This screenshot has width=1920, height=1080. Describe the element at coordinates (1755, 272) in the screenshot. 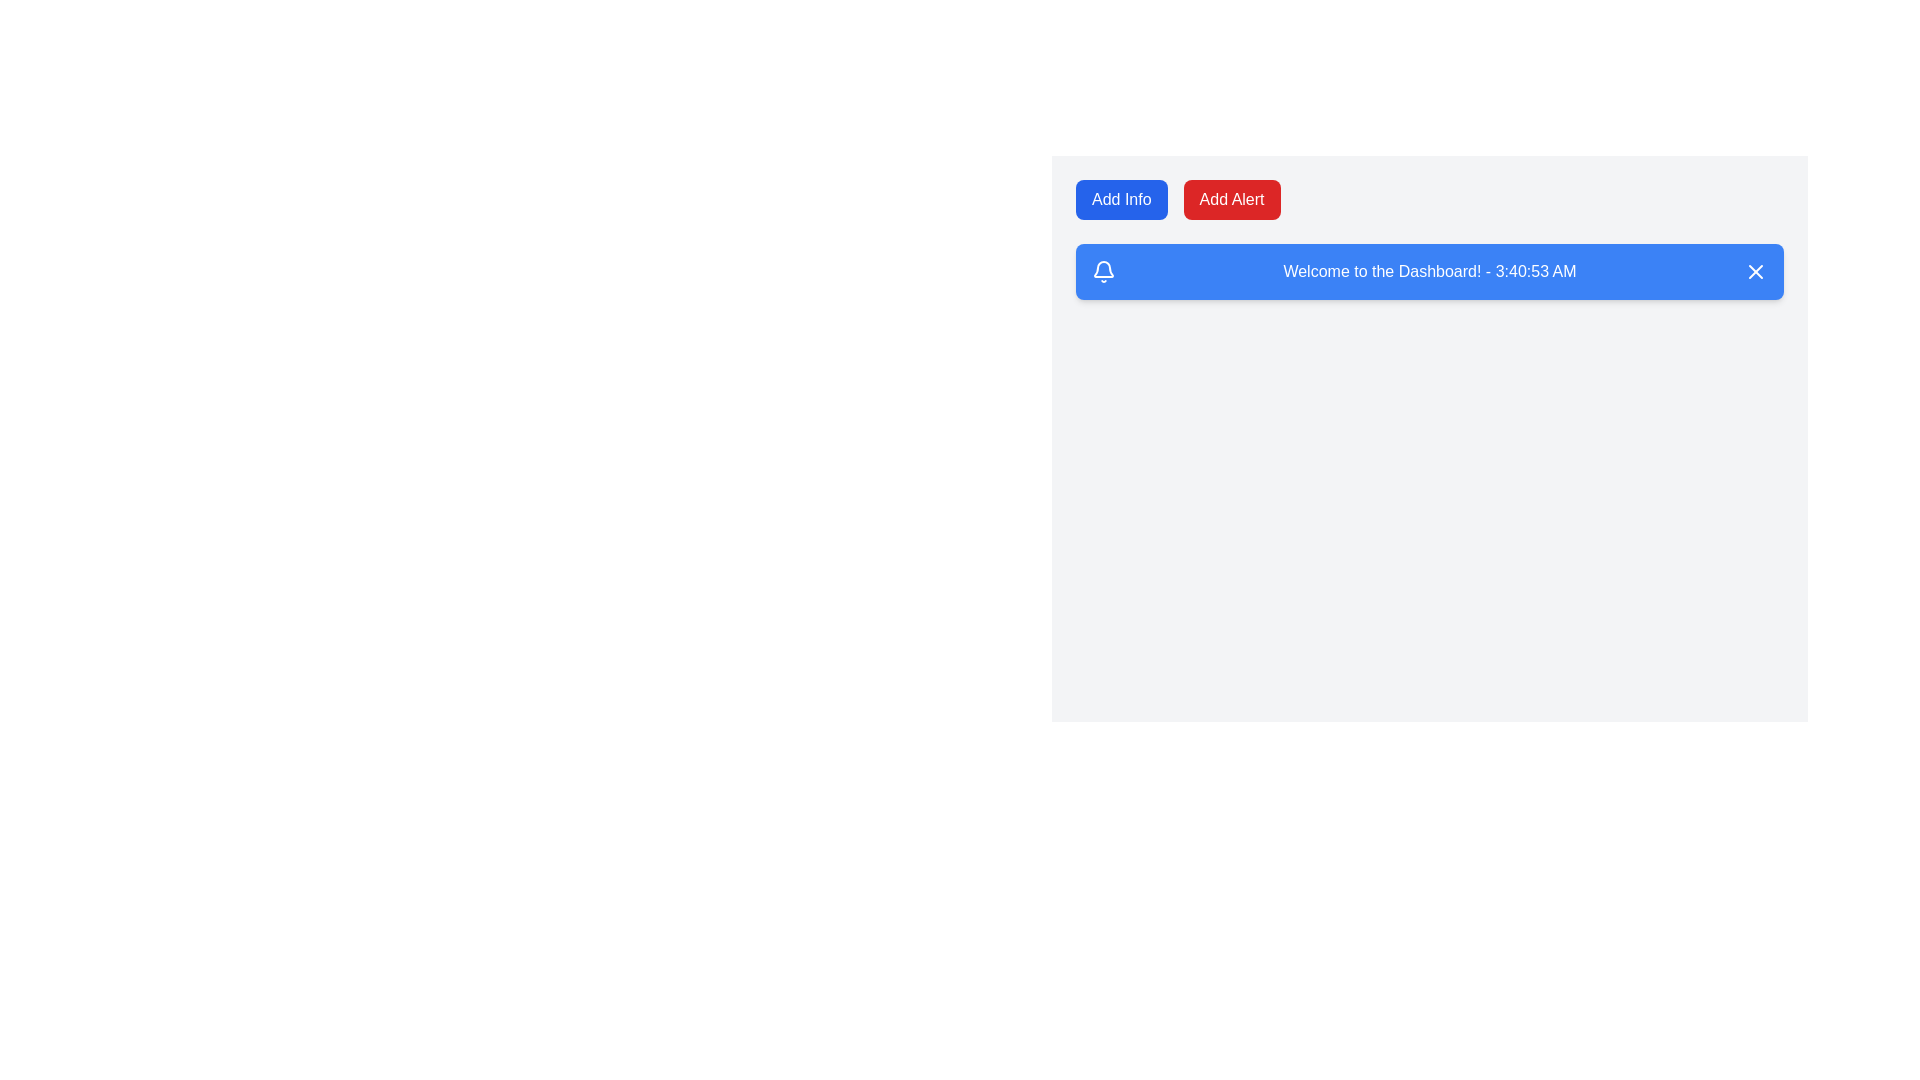

I see `the blue button with a white 'X' icon` at that location.